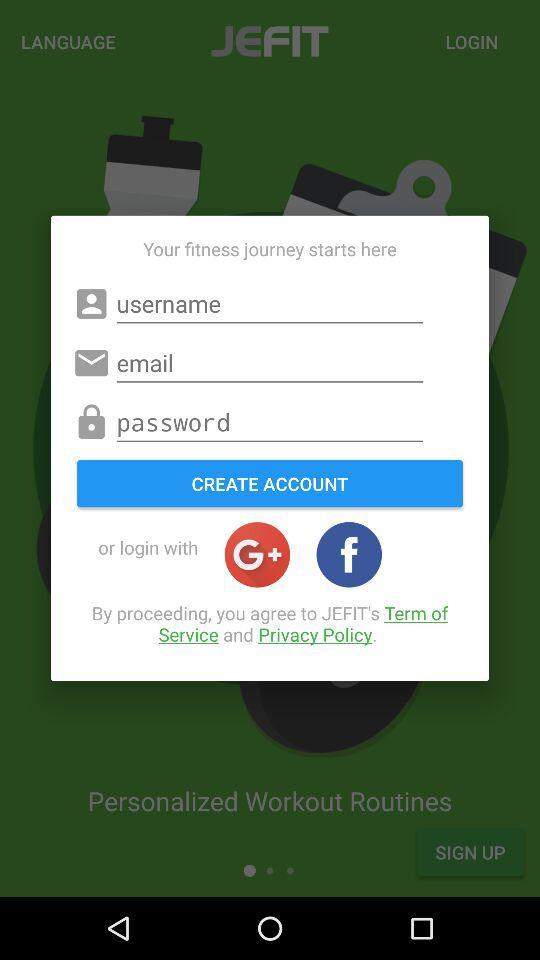 The height and width of the screenshot is (960, 540). I want to click on login google+, so click(257, 554).